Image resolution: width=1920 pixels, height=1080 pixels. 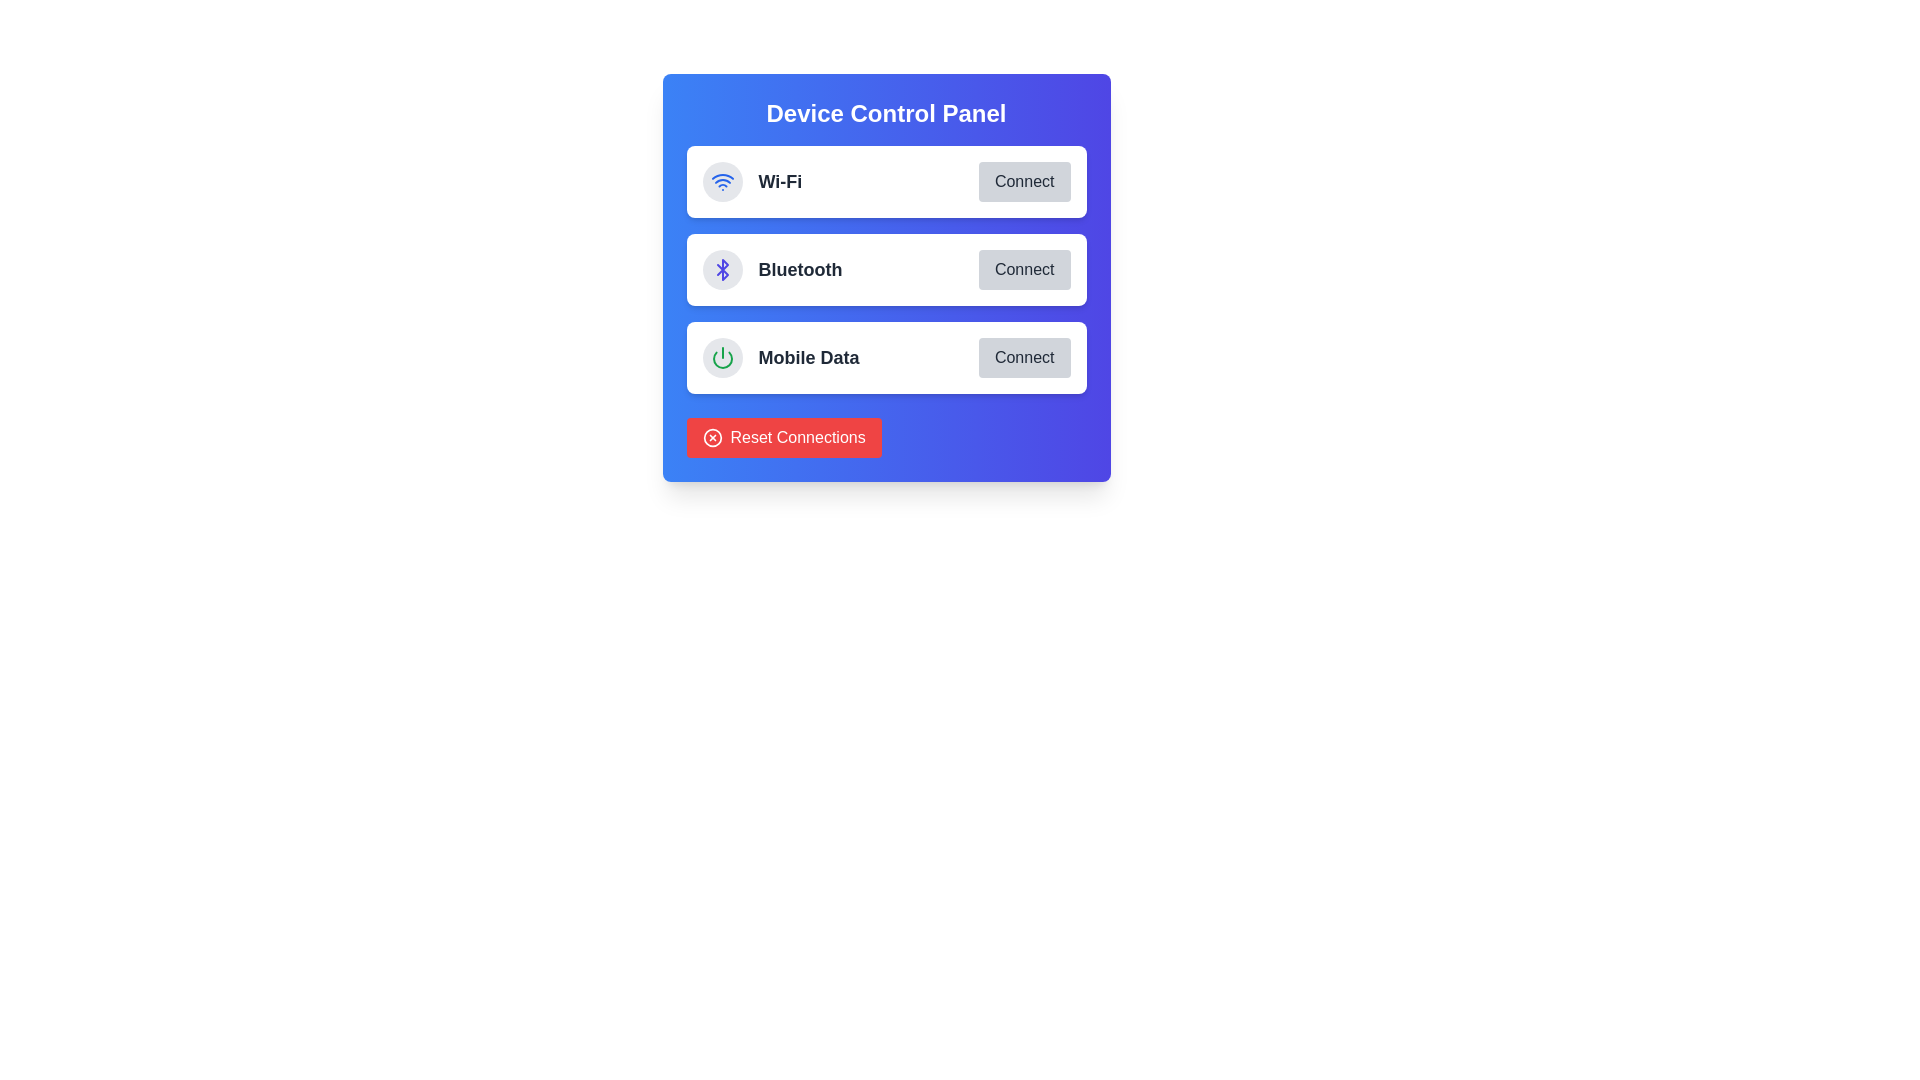 I want to click on the reset button located at the bottom of the 'Device Control Panel', underneath the 'Mobile Data' option, so click(x=783, y=437).